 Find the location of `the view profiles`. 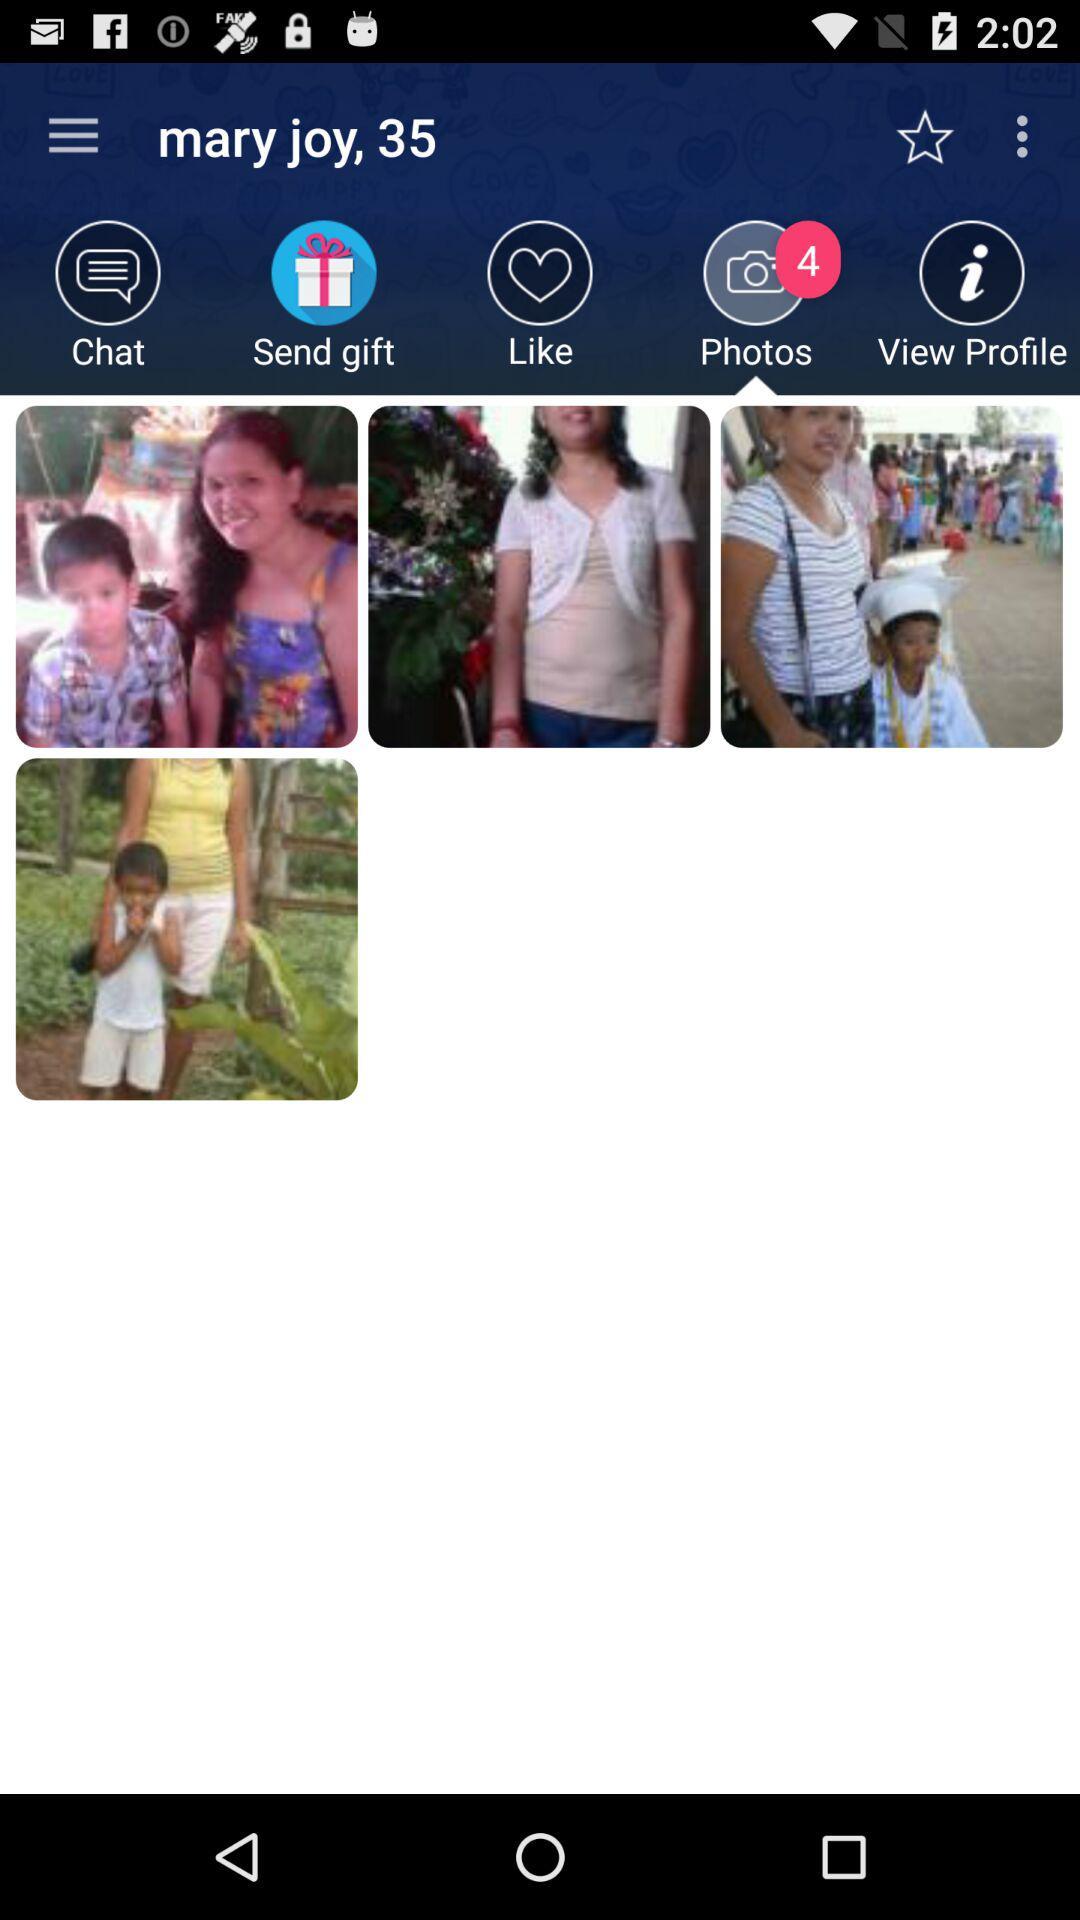

the view profiles is located at coordinates (971, 306).